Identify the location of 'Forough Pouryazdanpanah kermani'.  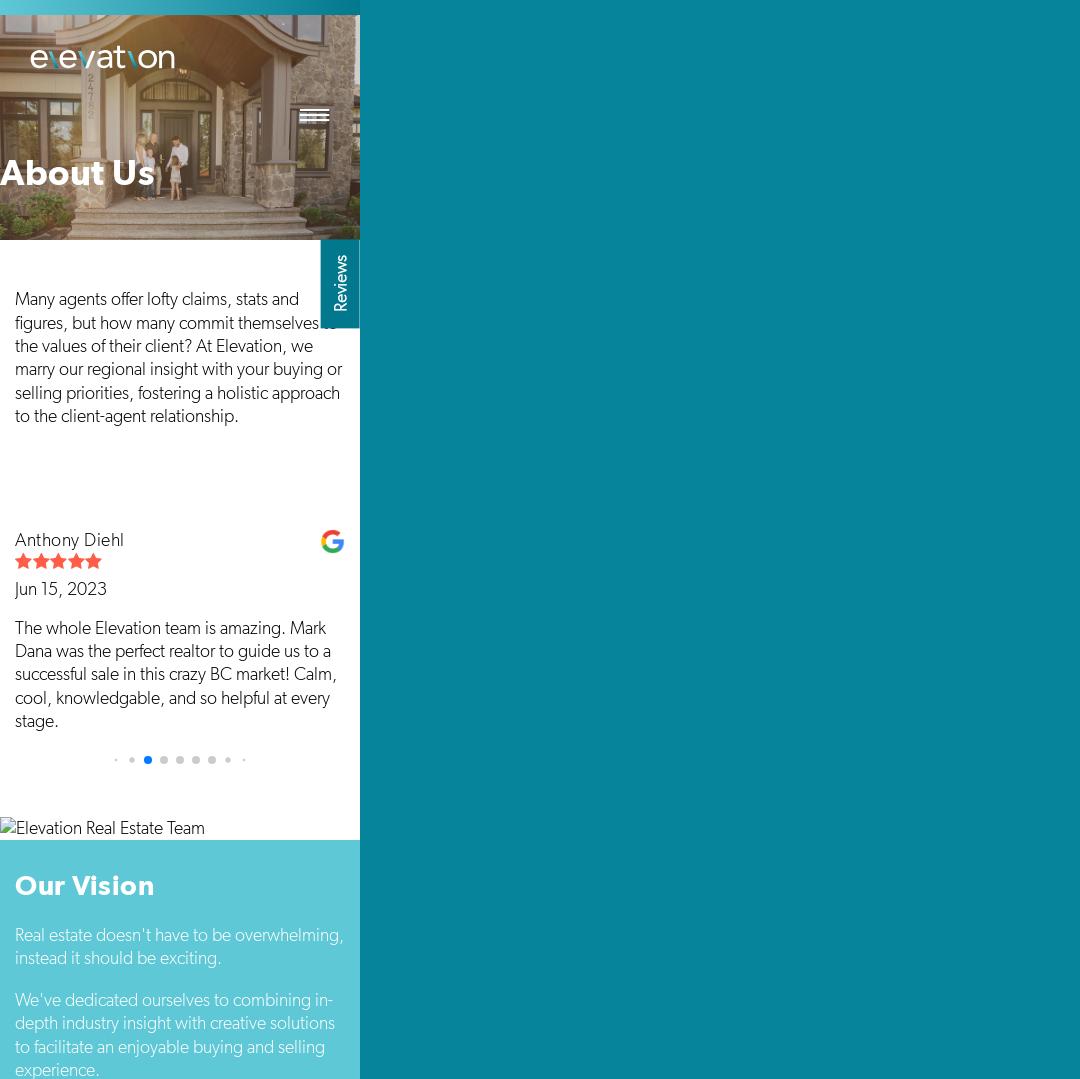
(810, 540).